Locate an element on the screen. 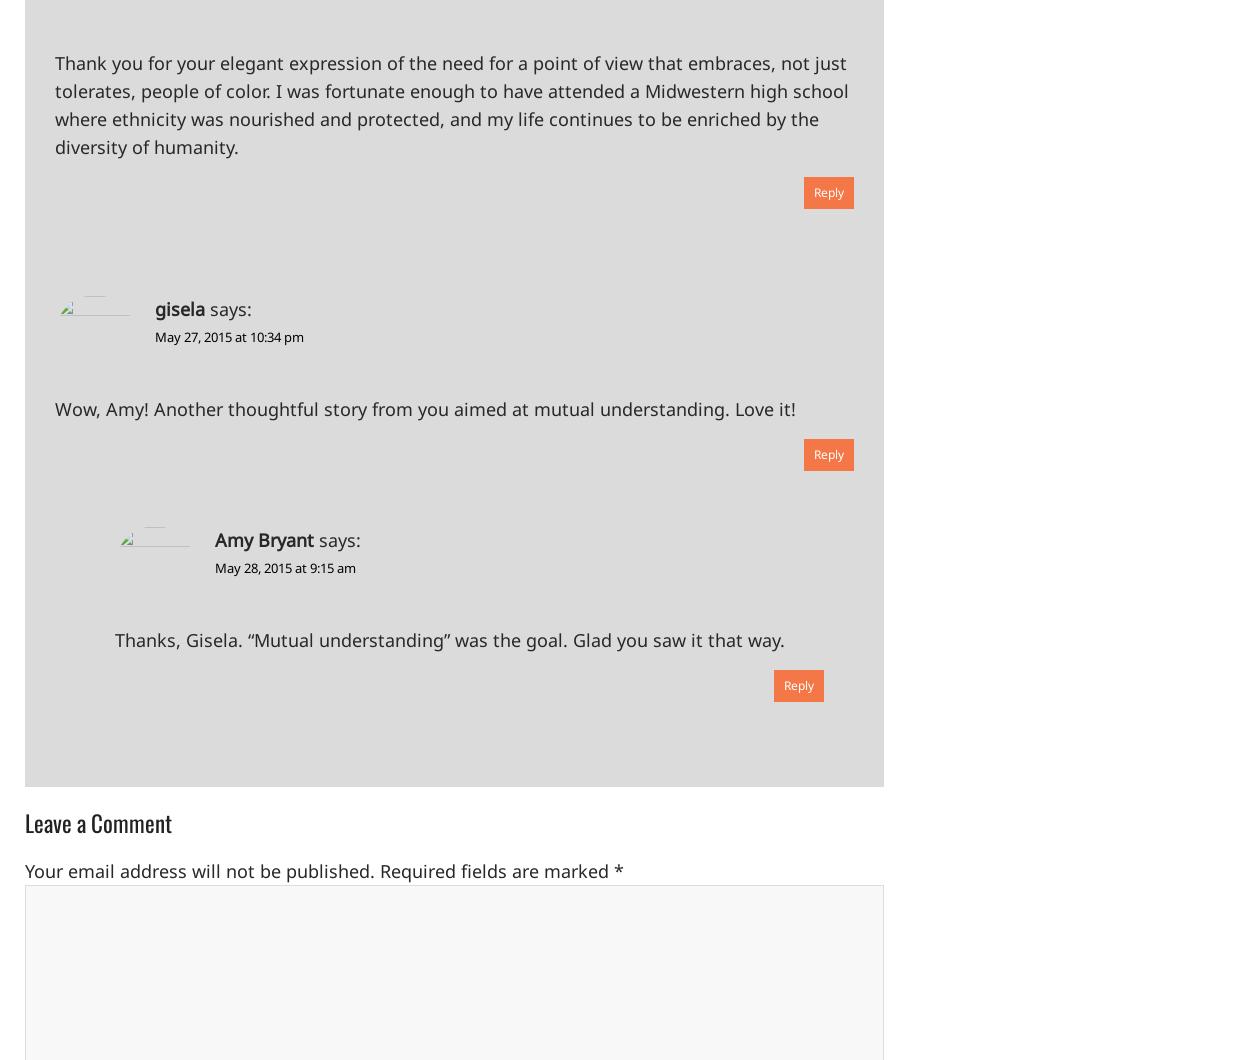  '*' is located at coordinates (613, 871).